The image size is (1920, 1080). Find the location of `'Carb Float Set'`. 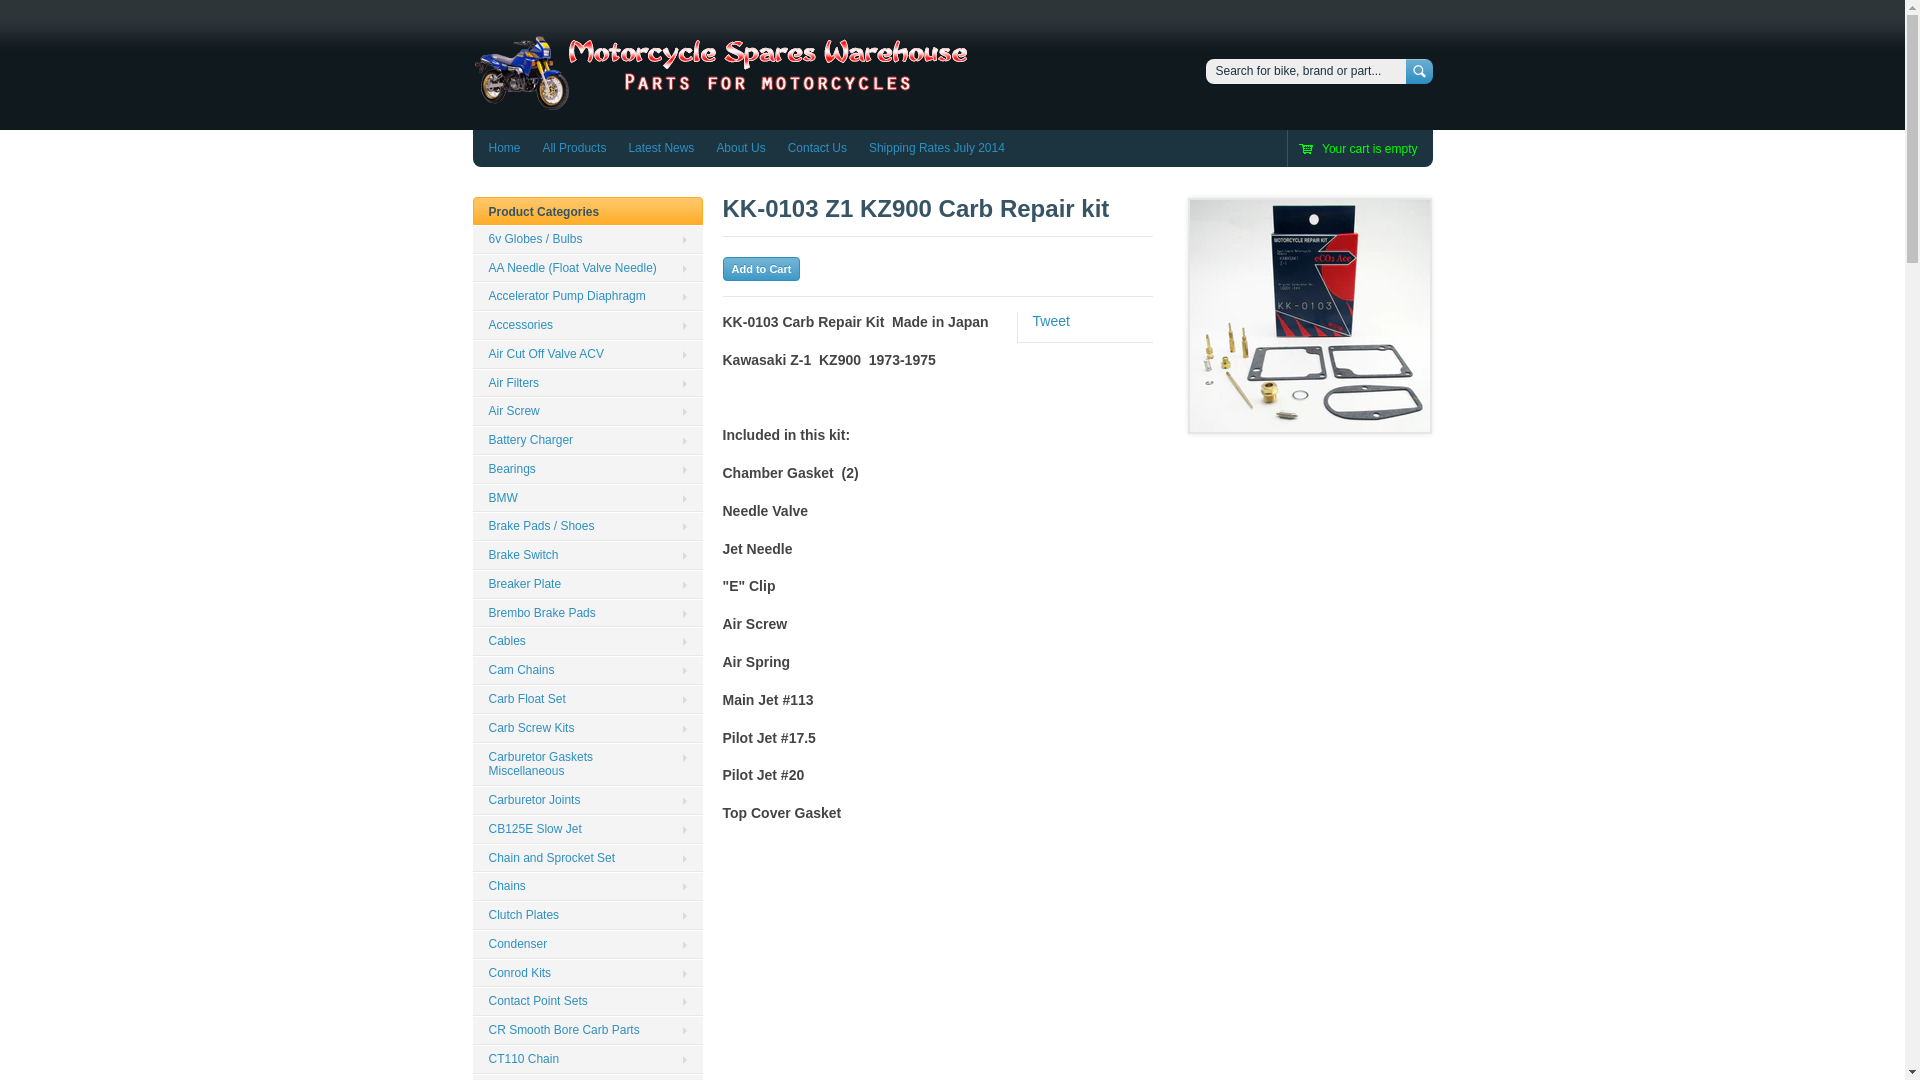

'Carb Float Set' is located at coordinates (585, 698).